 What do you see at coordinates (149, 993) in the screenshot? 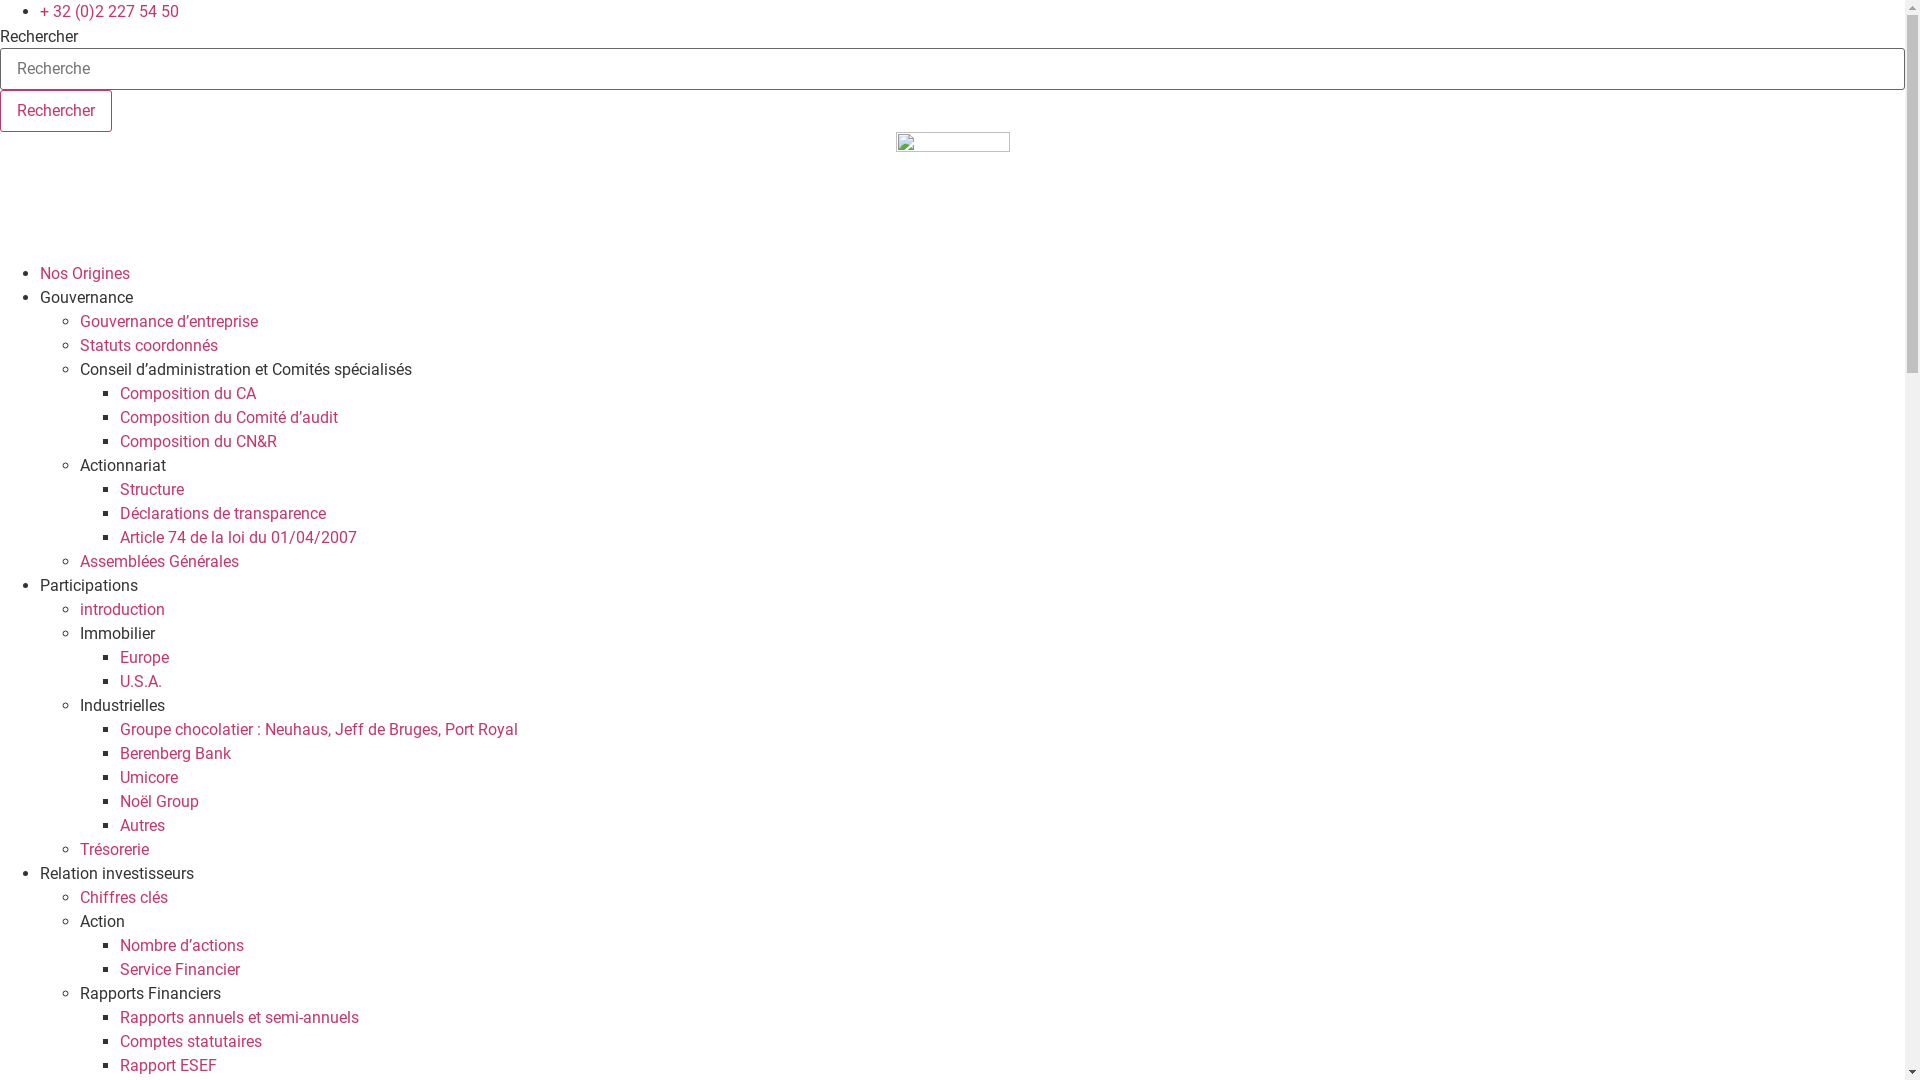
I see `'Rapports Financiers'` at bounding box center [149, 993].